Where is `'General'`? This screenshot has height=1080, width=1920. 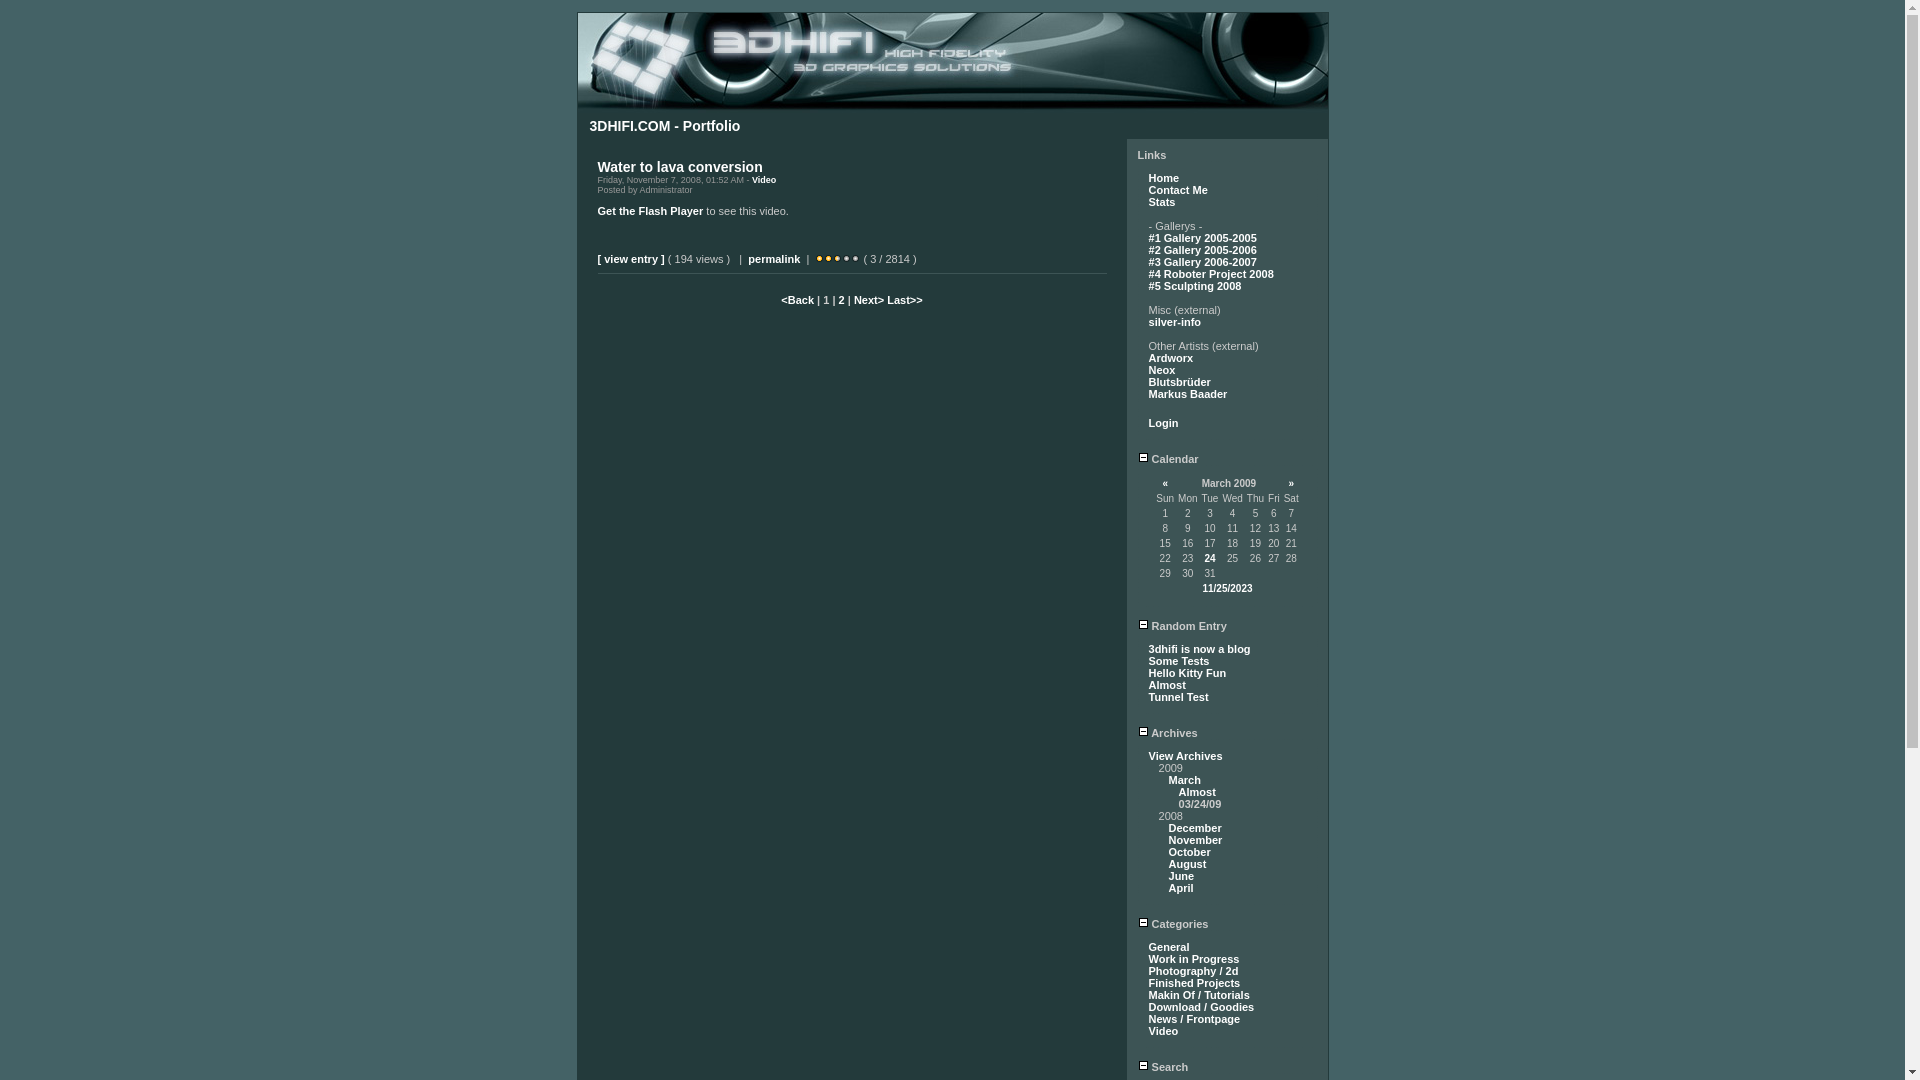
'General' is located at coordinates (1169, 946).